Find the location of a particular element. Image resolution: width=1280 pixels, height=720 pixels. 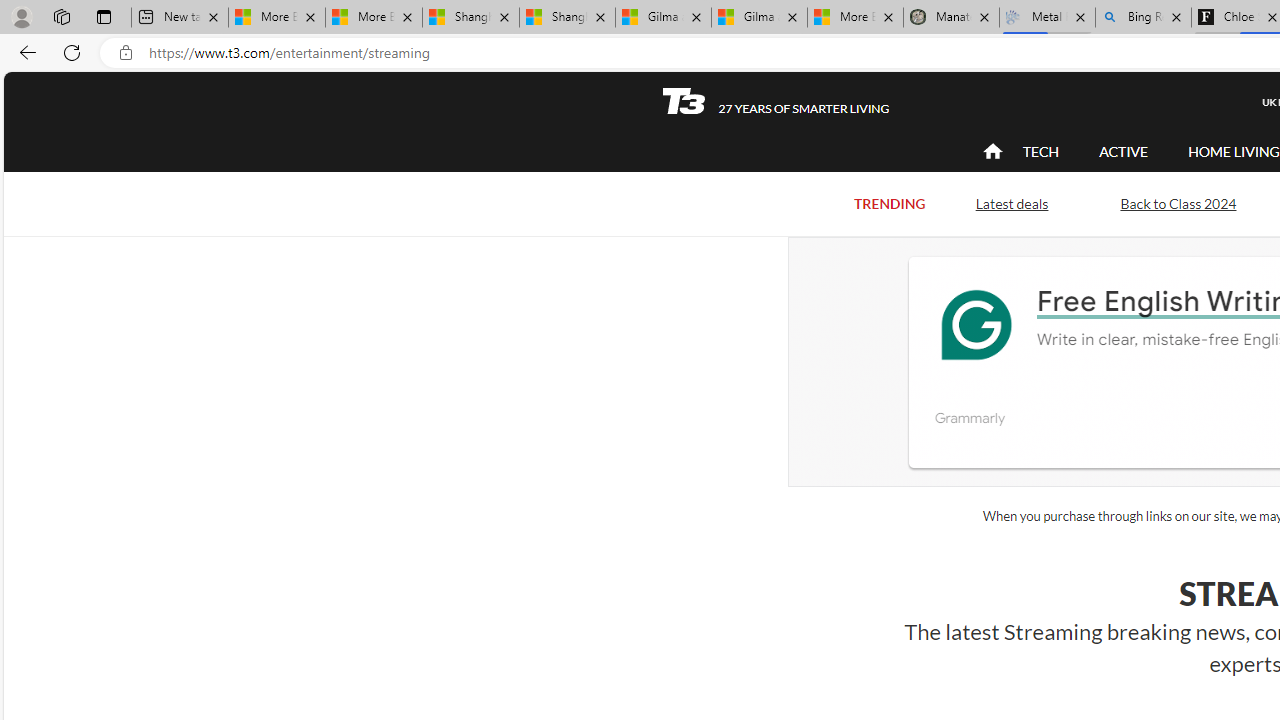

'Manatee Mortality Statistics | FWC' is located at coordinates (950, 17).